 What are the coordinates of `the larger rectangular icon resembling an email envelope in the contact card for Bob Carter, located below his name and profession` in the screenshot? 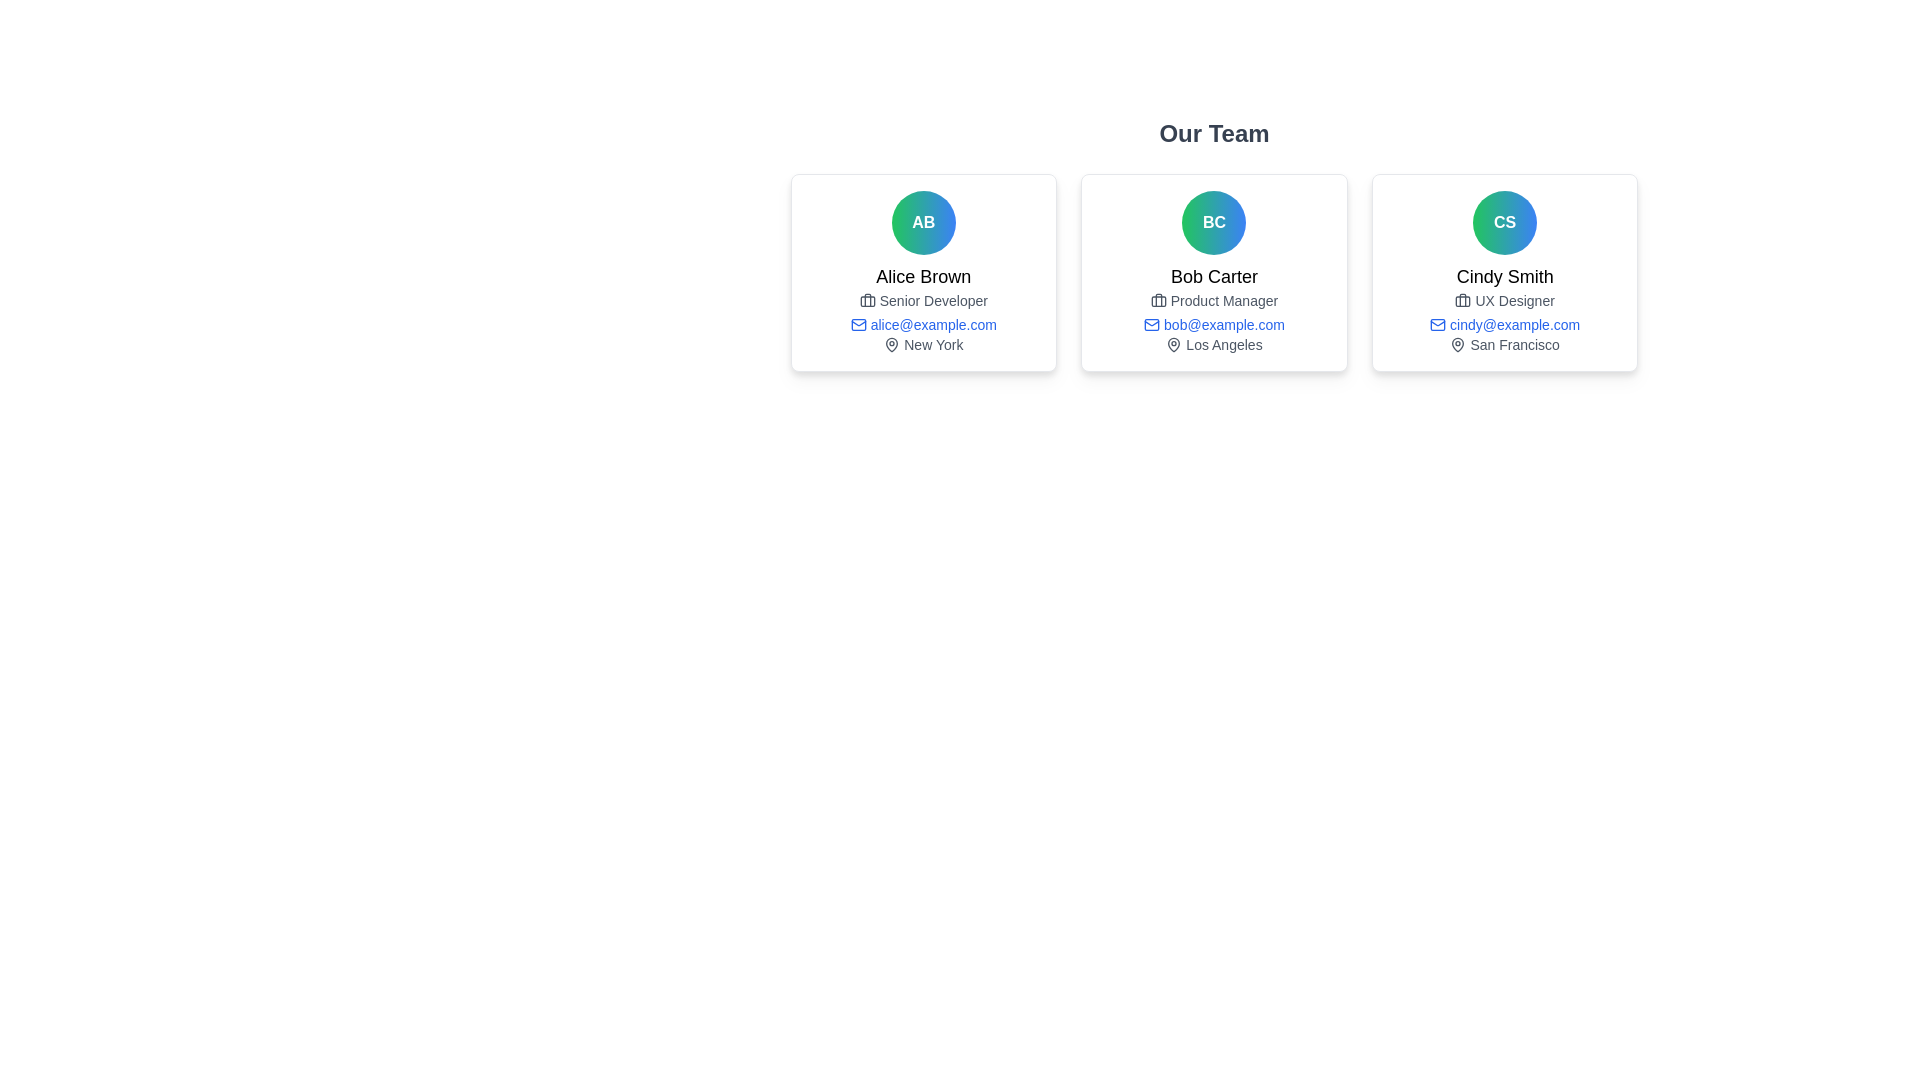 It's located at (1152, 323).